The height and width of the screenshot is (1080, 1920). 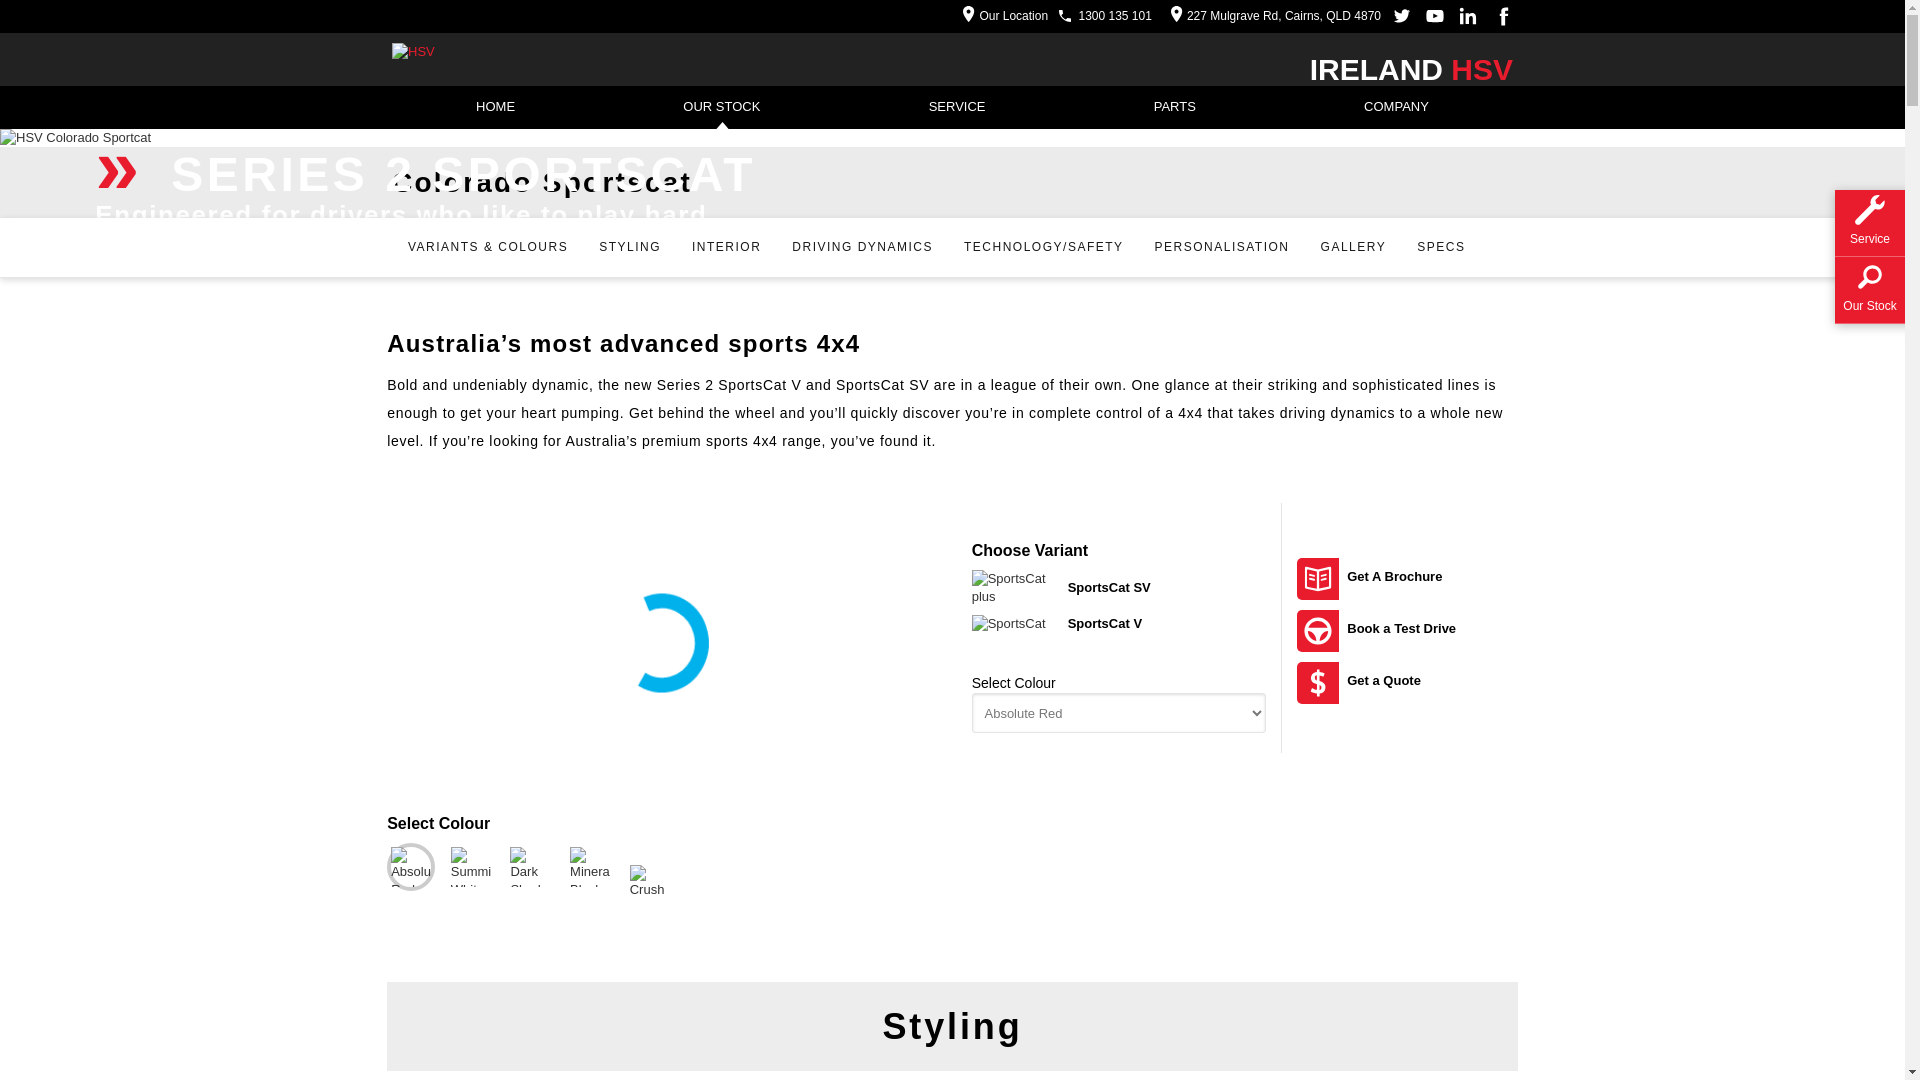 What do you see at coordinates (950, 246) in the screenshot?
I see `'TECHNOLOGY/SAFETY'` at bounding box center [950, 246].